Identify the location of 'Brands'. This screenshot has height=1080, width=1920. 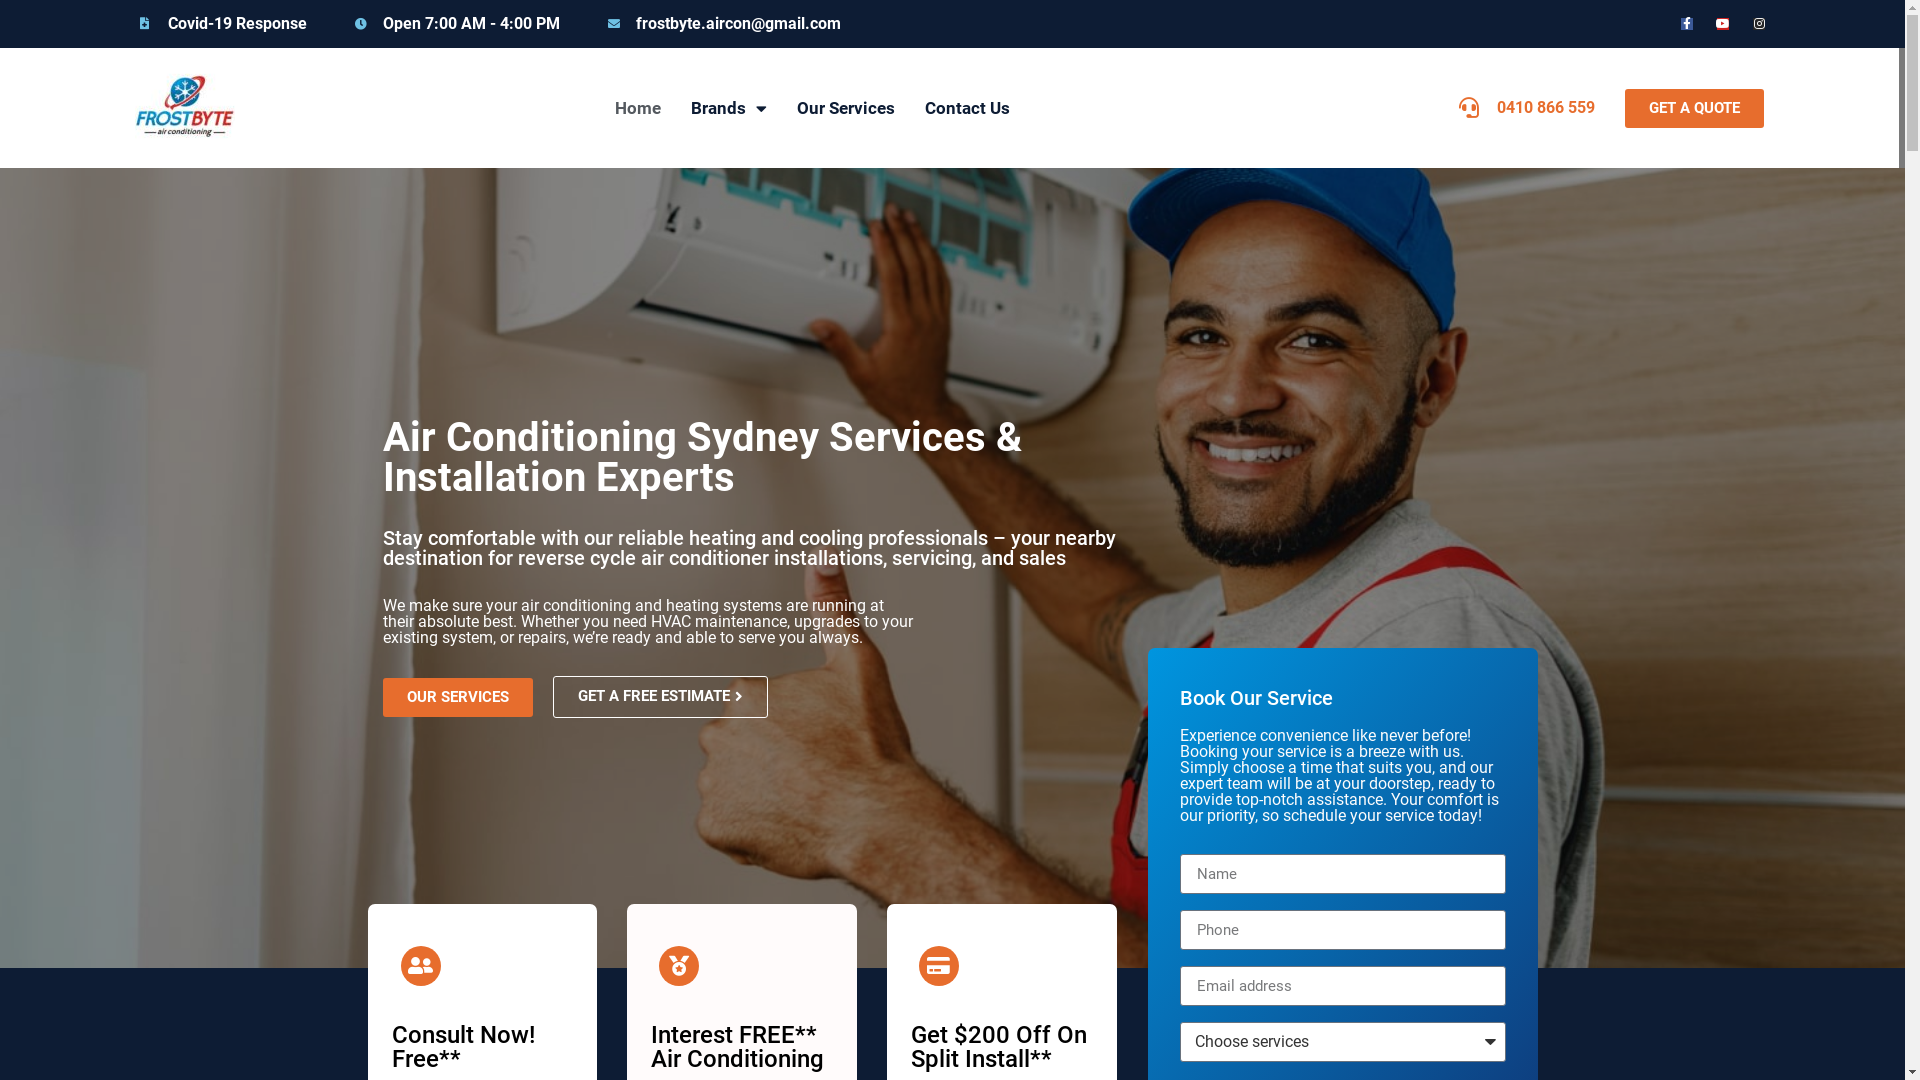
(728, 108).